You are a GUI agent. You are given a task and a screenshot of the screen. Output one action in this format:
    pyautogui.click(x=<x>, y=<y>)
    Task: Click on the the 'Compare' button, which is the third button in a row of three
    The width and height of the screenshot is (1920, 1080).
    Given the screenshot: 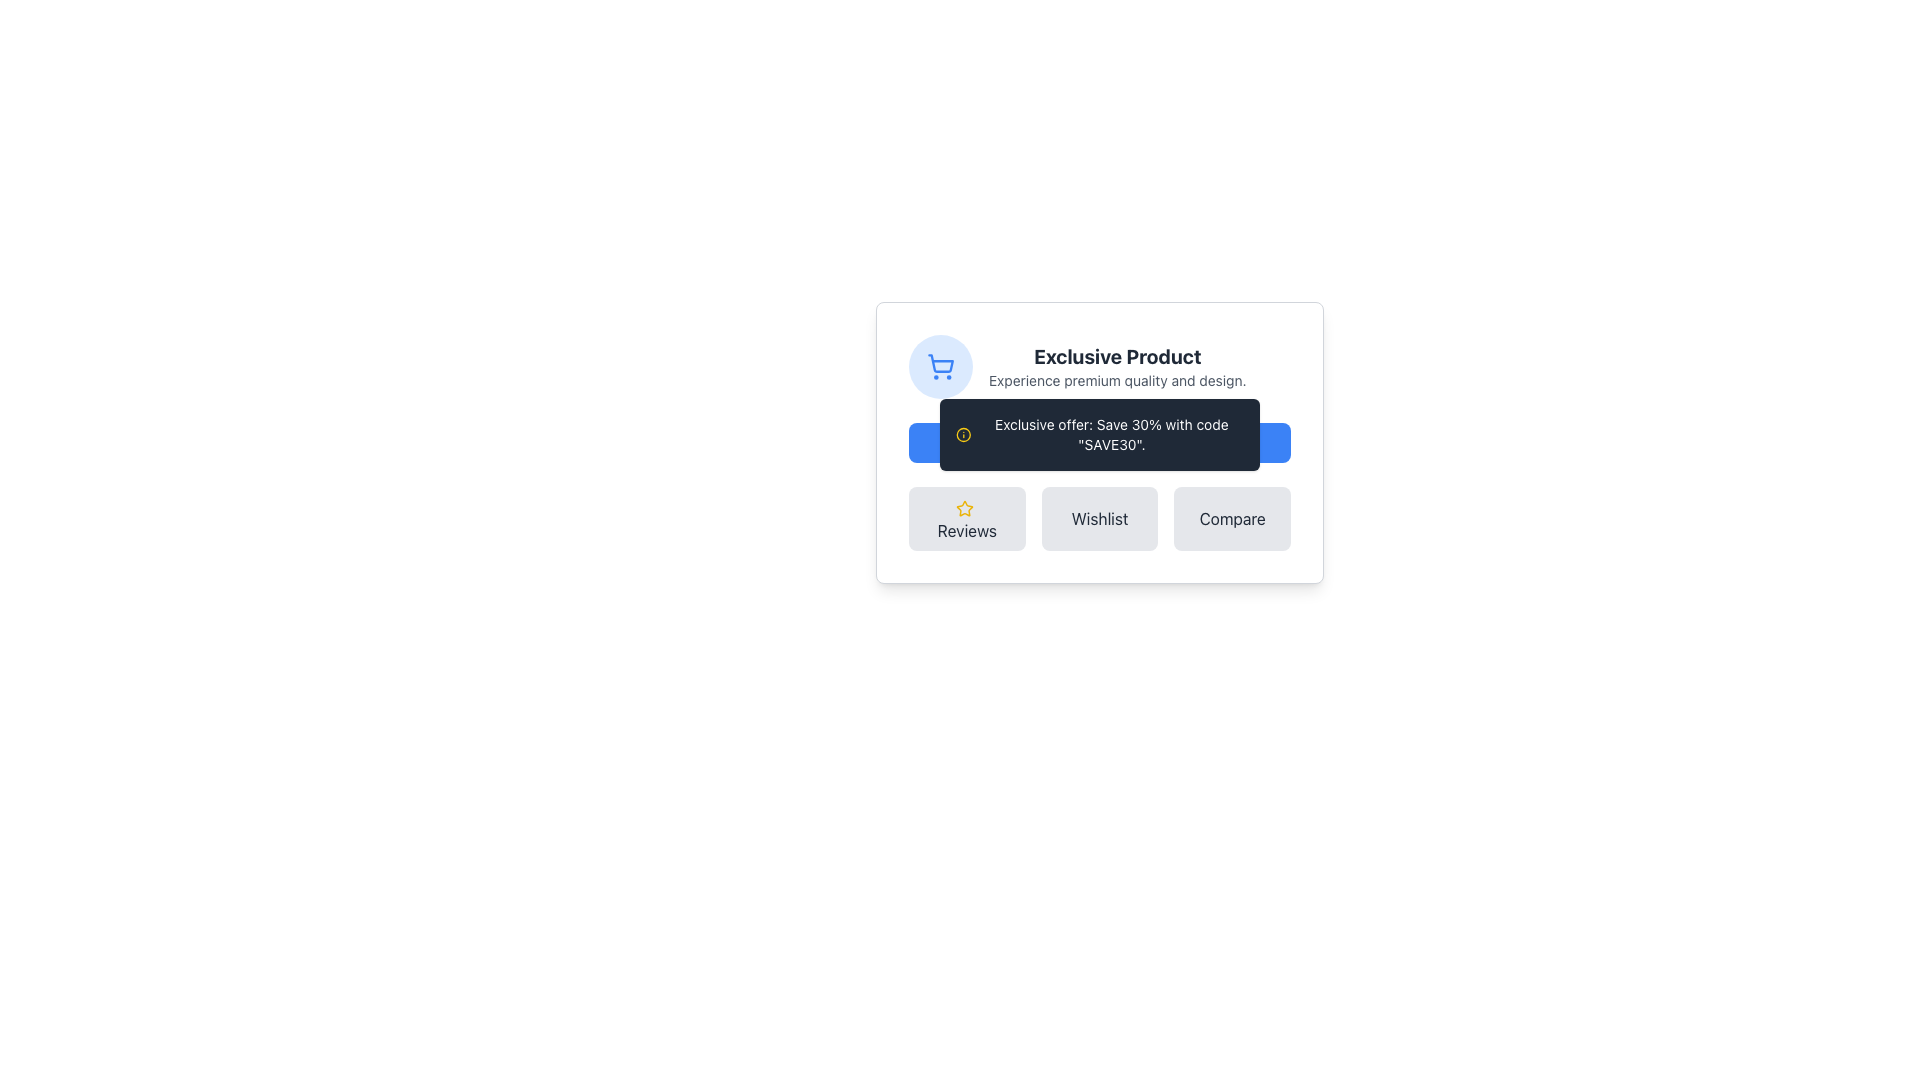 What is the action you would take?
    pyautogui.click(x=1231, y=518)
    